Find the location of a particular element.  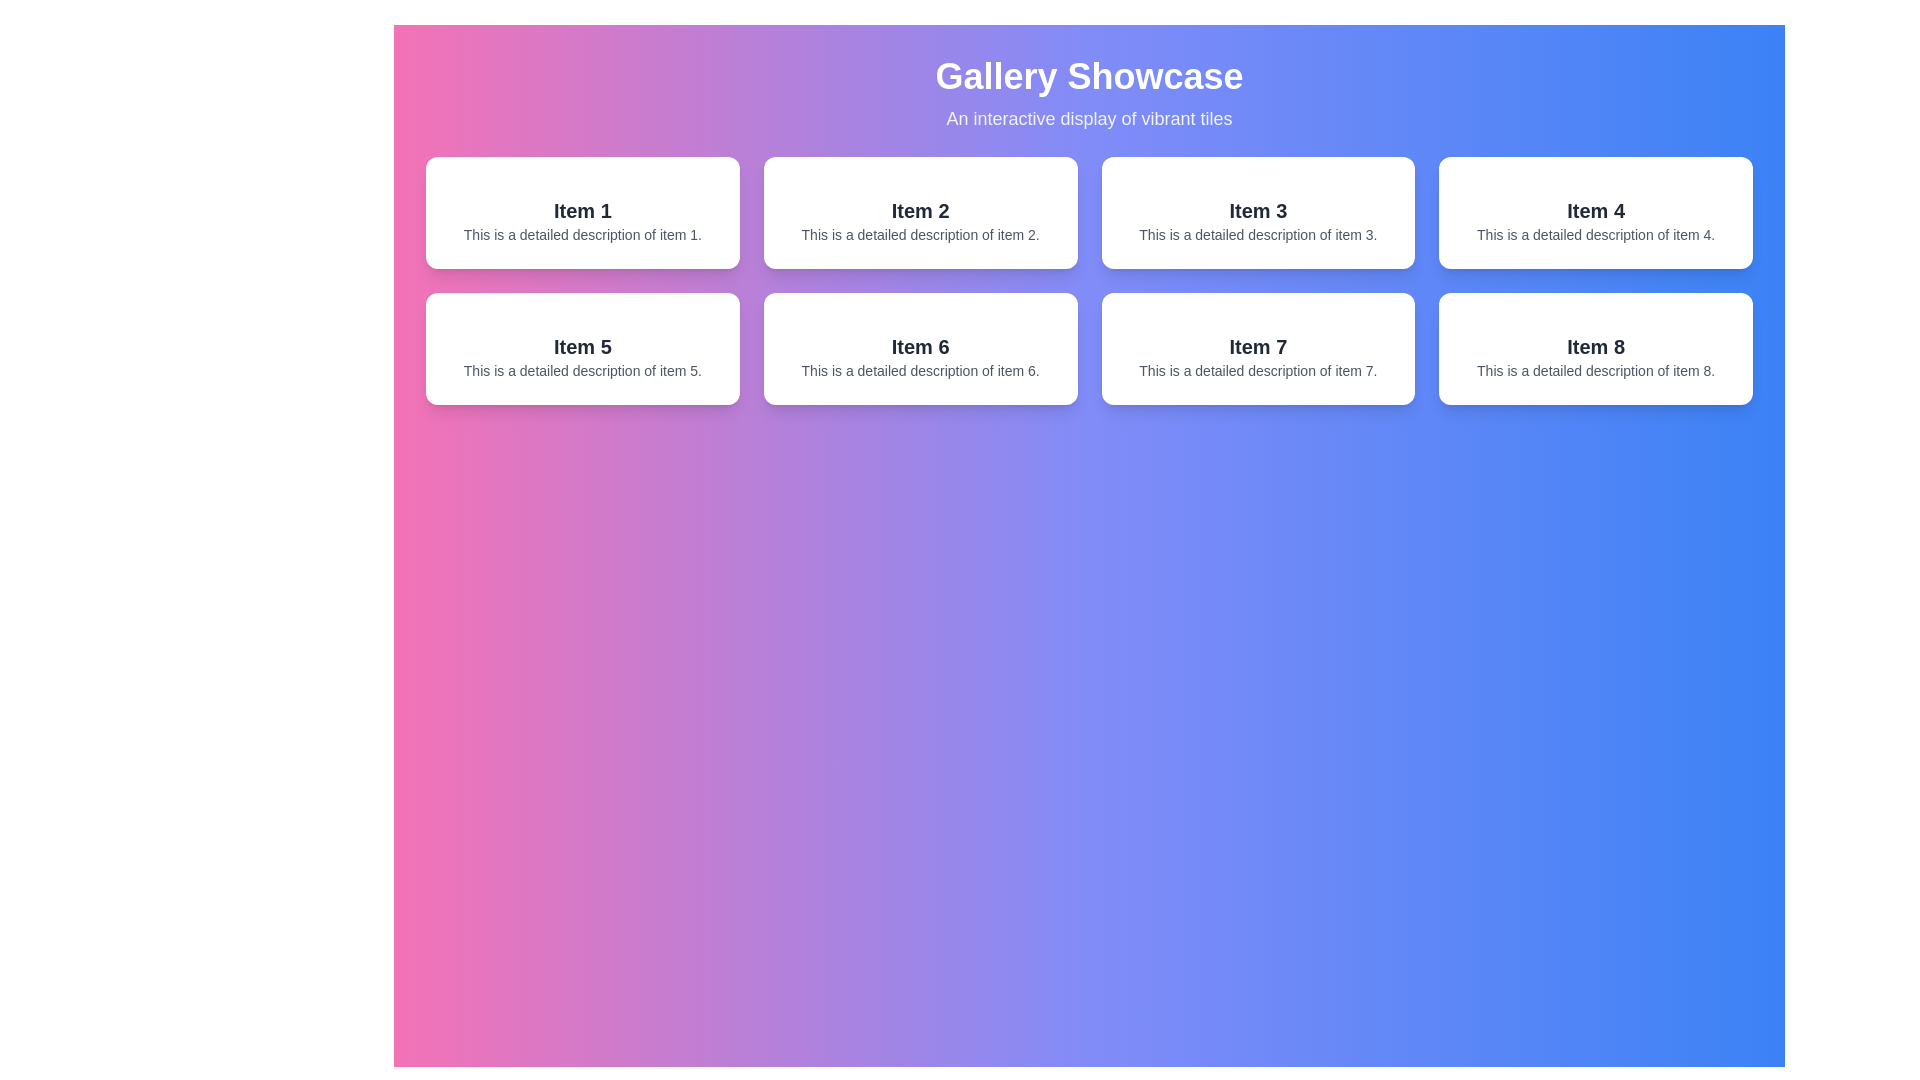

the text label located in the third row, second column of the grid below 'Gallery Showcase' to focus on the item it represents is located at coordinates (919, 346).